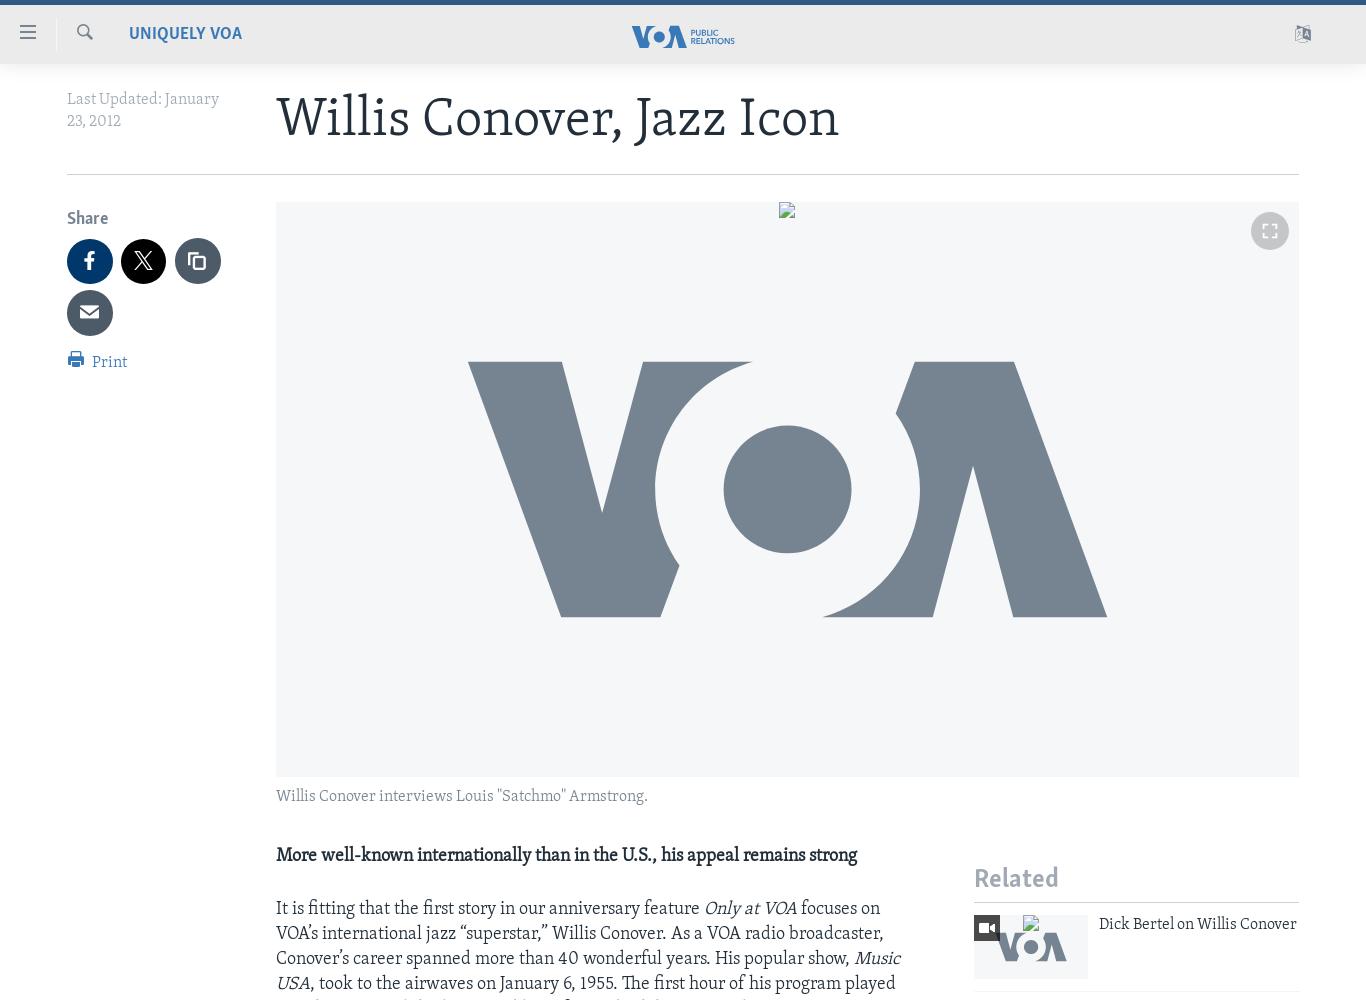  What do you see at coordinates (142, 110) in the screenshot?
I see `'Last Updated: January 23, 2012'` at bounding box center [142, 110].